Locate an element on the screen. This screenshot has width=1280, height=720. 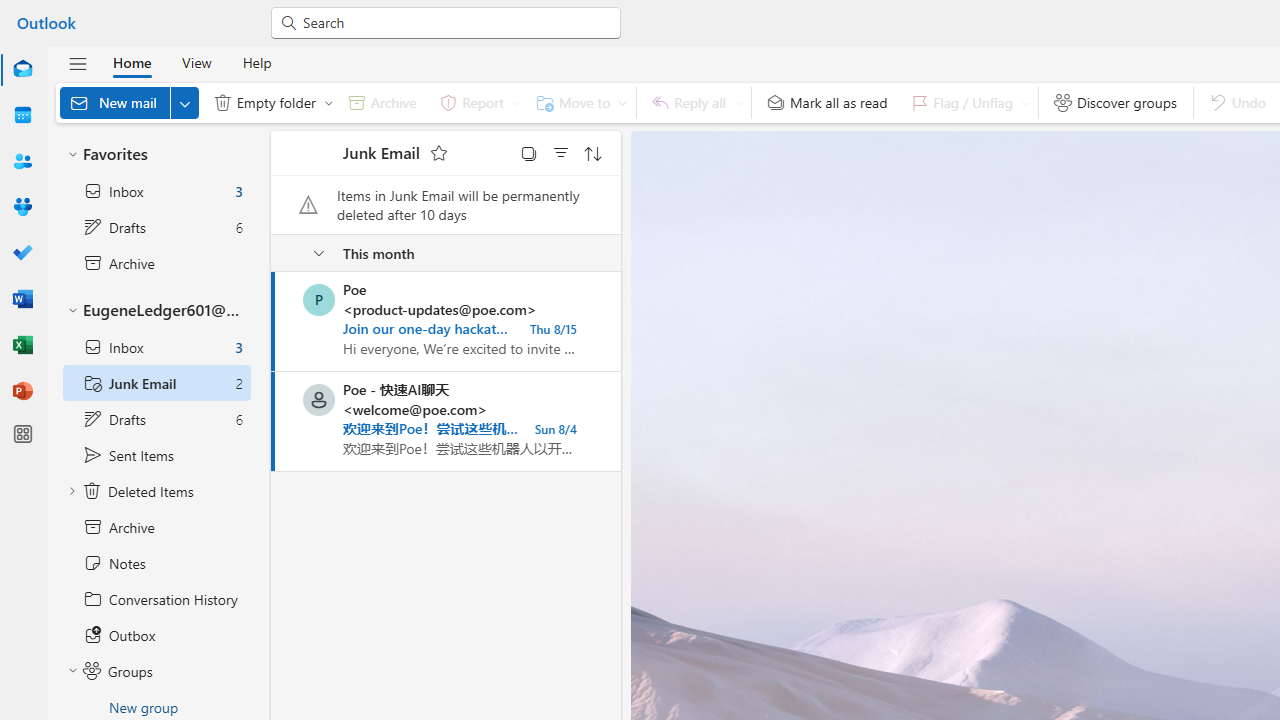
'Empty folder' is located at coordinates (268, 102).